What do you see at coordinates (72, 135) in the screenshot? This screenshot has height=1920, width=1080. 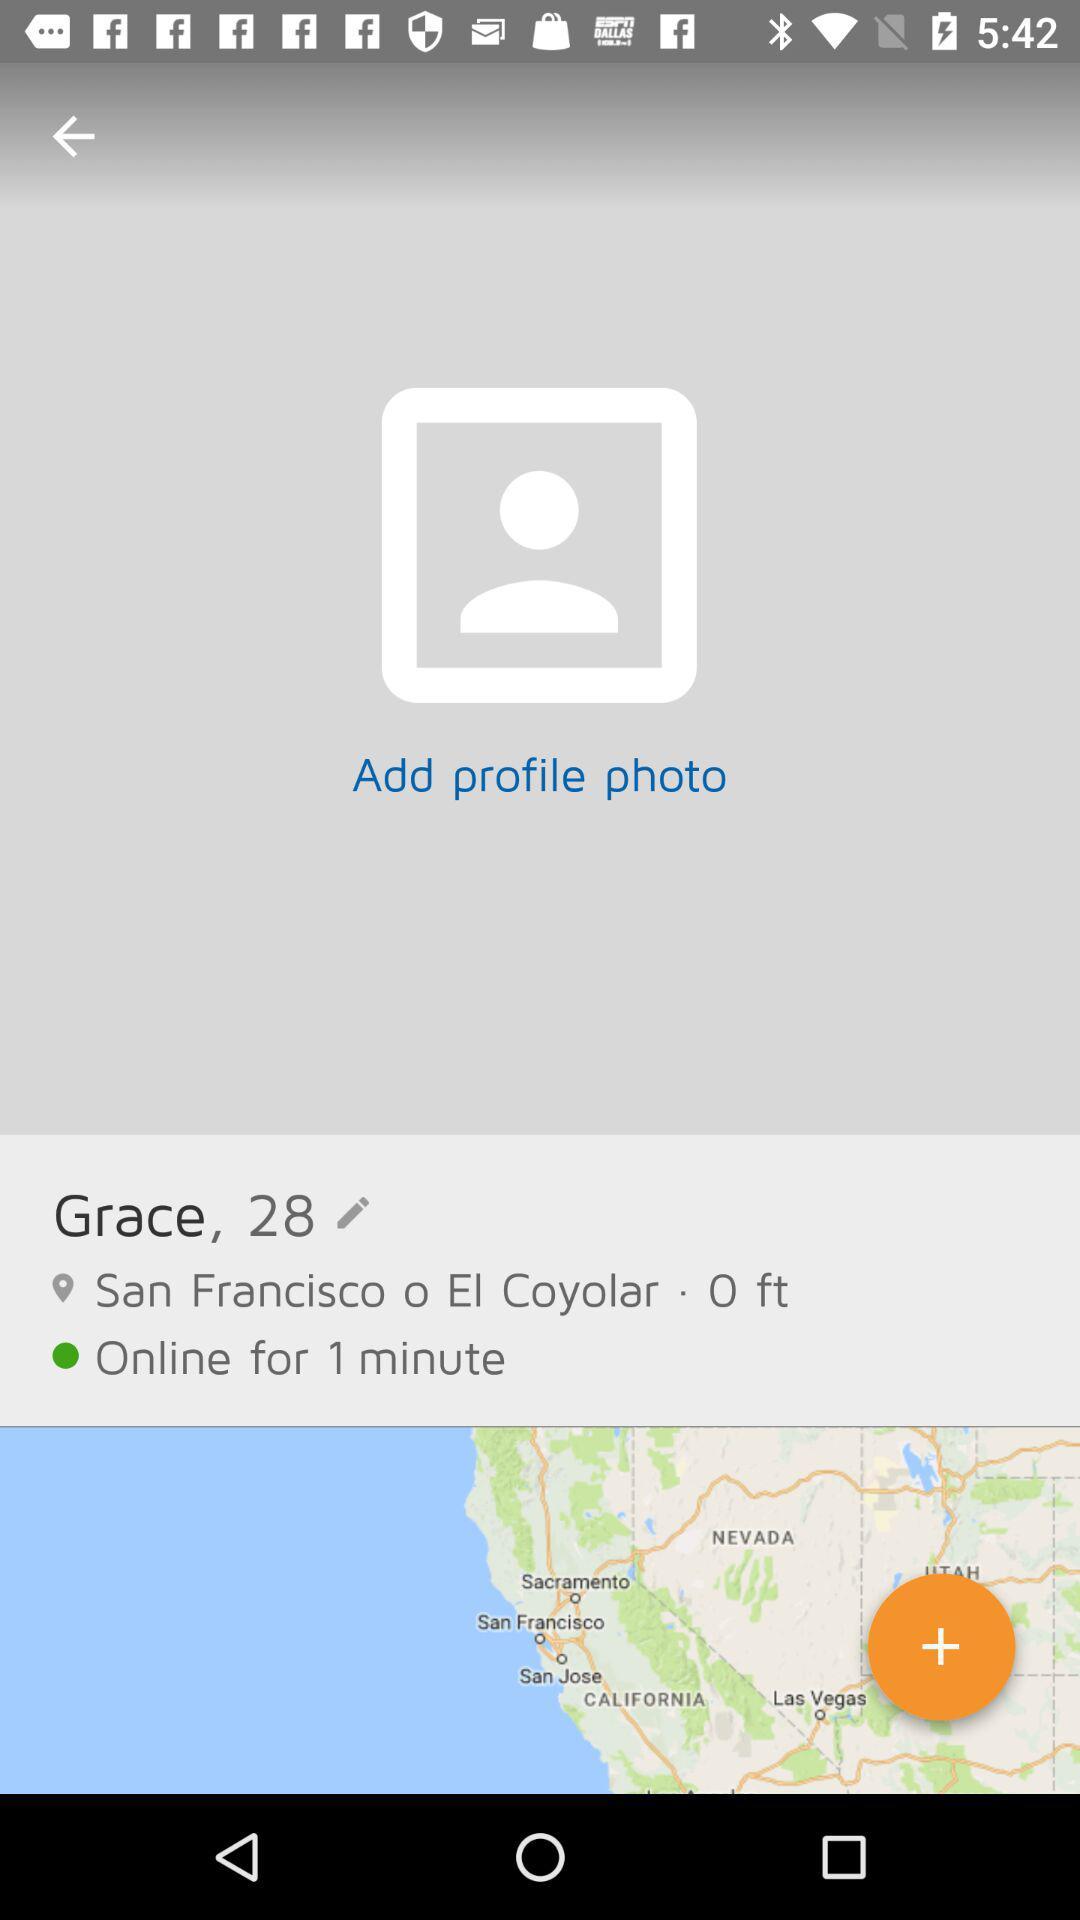 I see `icon above the grace` at bounding box center [72, 135].